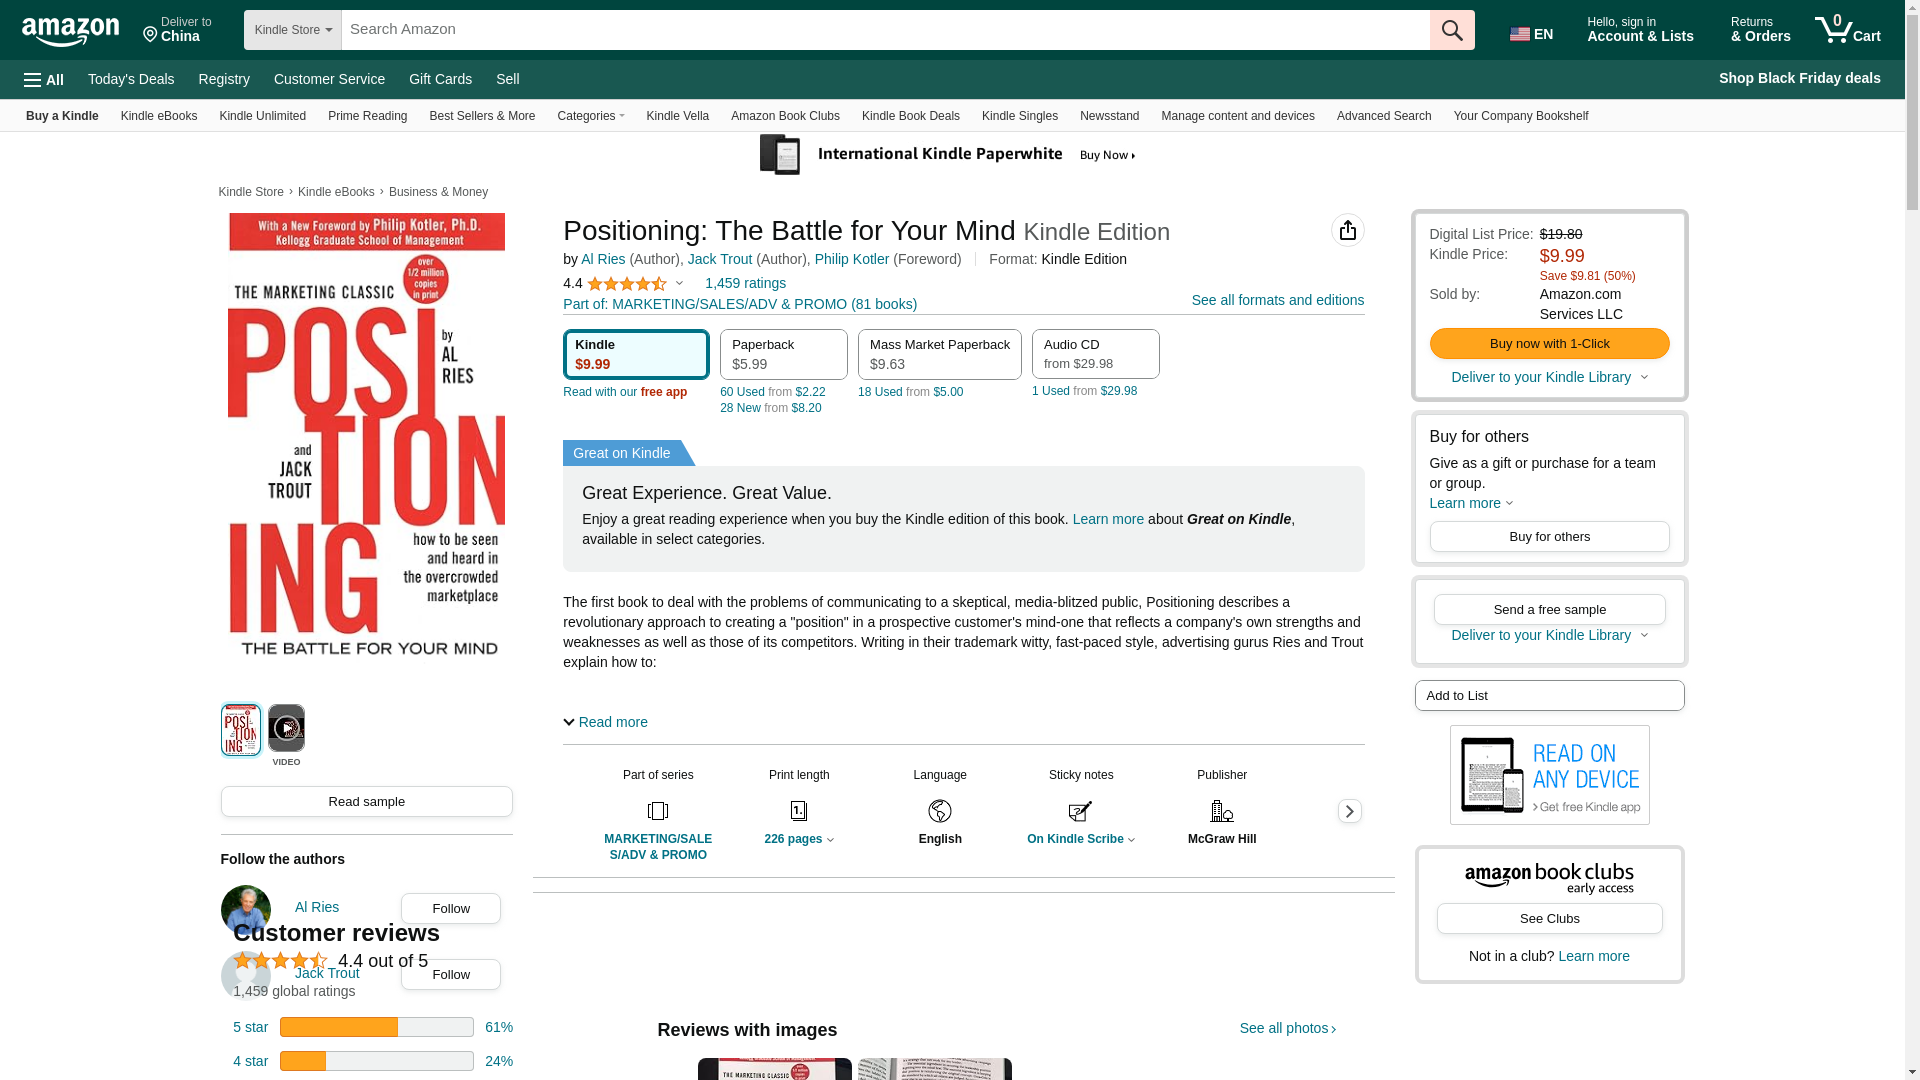  I want to click on '5 star', so click(249, 1026).